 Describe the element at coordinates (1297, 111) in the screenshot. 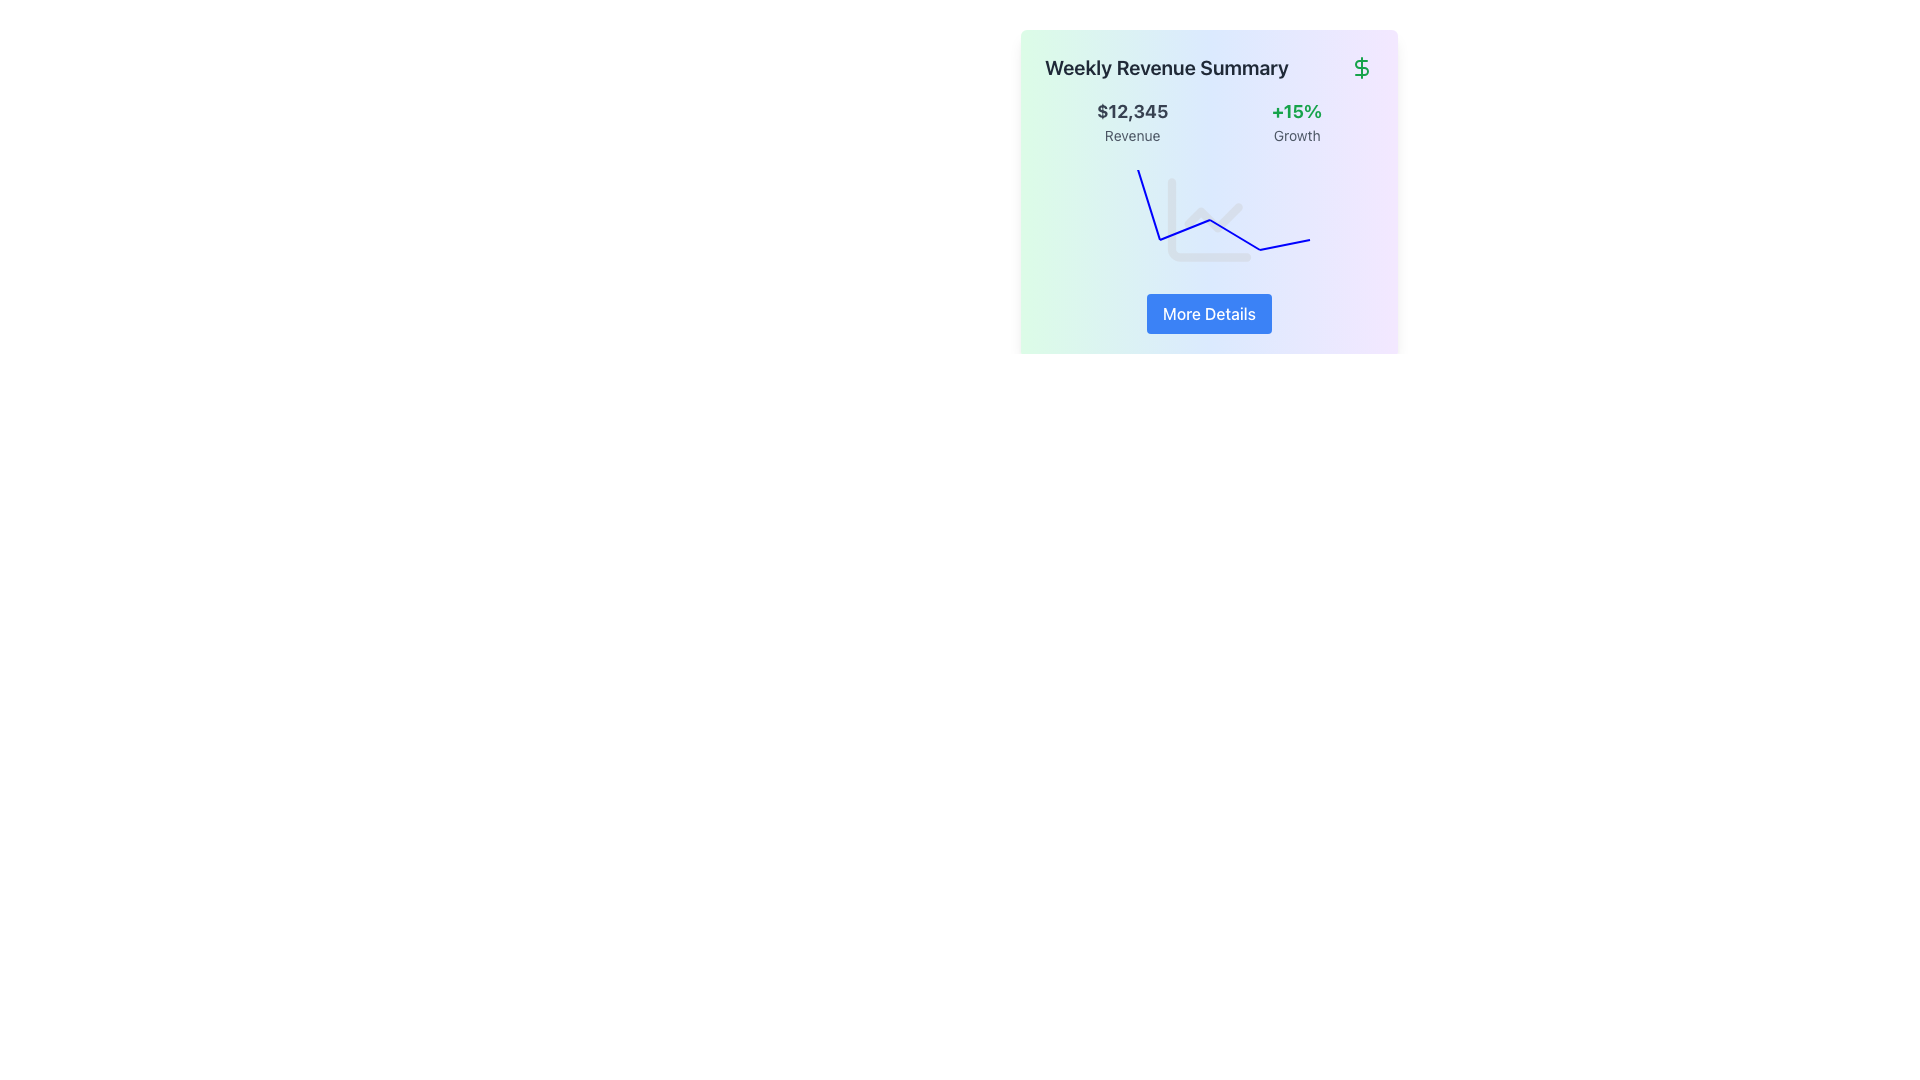

I see `the text label that visually represents a percentage increase in the upper-right section of a data summary card, above the text 'Growth'` at that location.